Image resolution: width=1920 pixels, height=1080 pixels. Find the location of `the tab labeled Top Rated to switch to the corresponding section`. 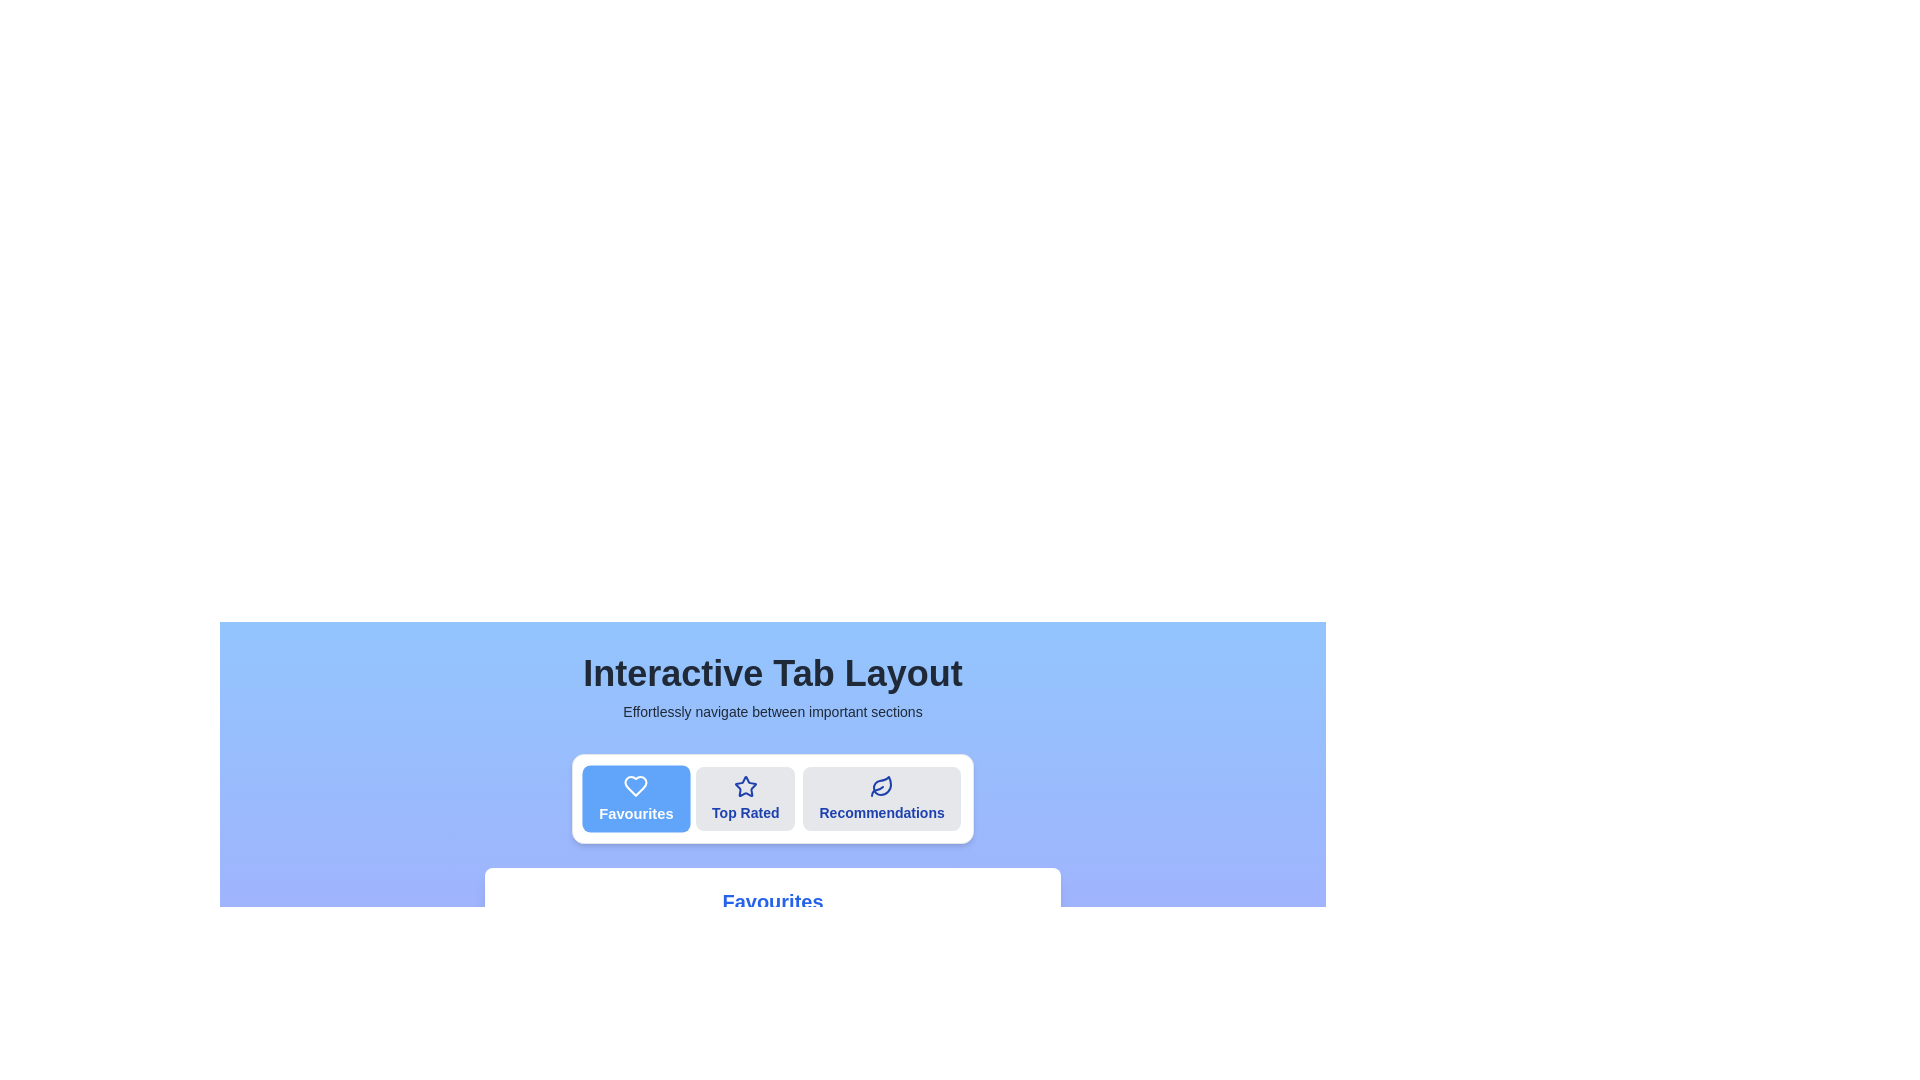

the tab labeled Top Rated to switch to the corresponding section is located at coordinates (744, 797).